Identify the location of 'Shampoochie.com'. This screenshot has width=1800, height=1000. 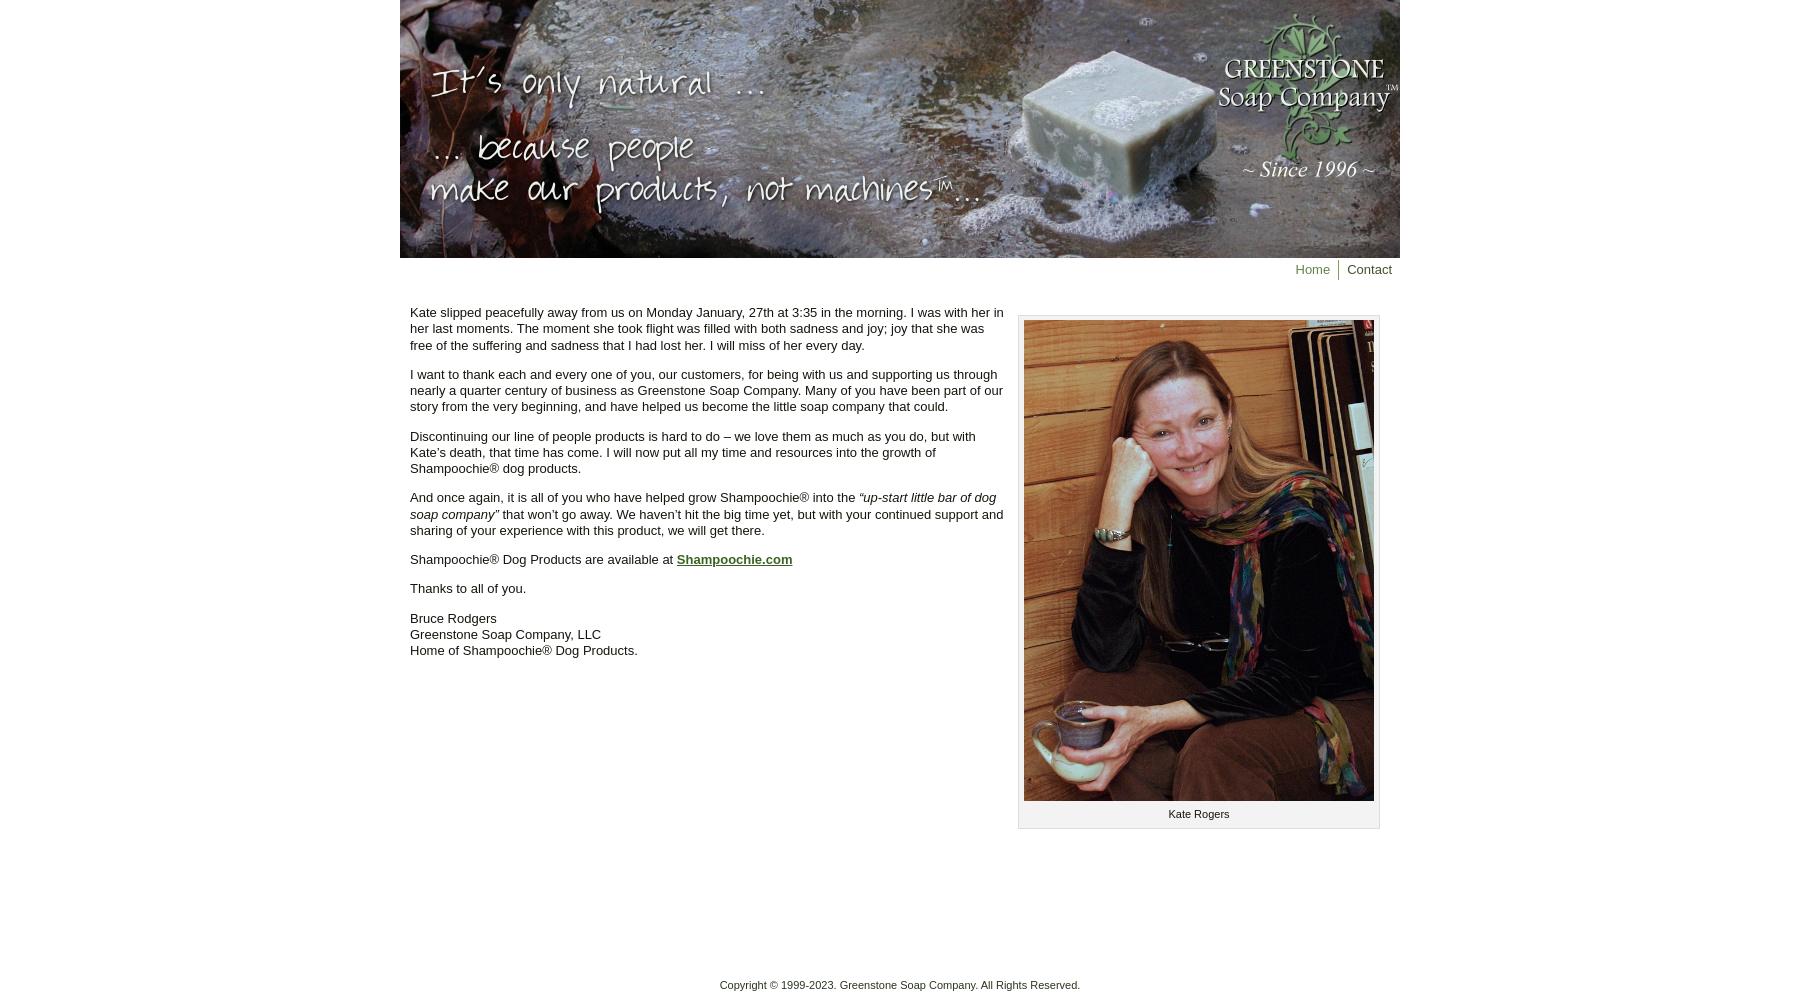
(675, 559).